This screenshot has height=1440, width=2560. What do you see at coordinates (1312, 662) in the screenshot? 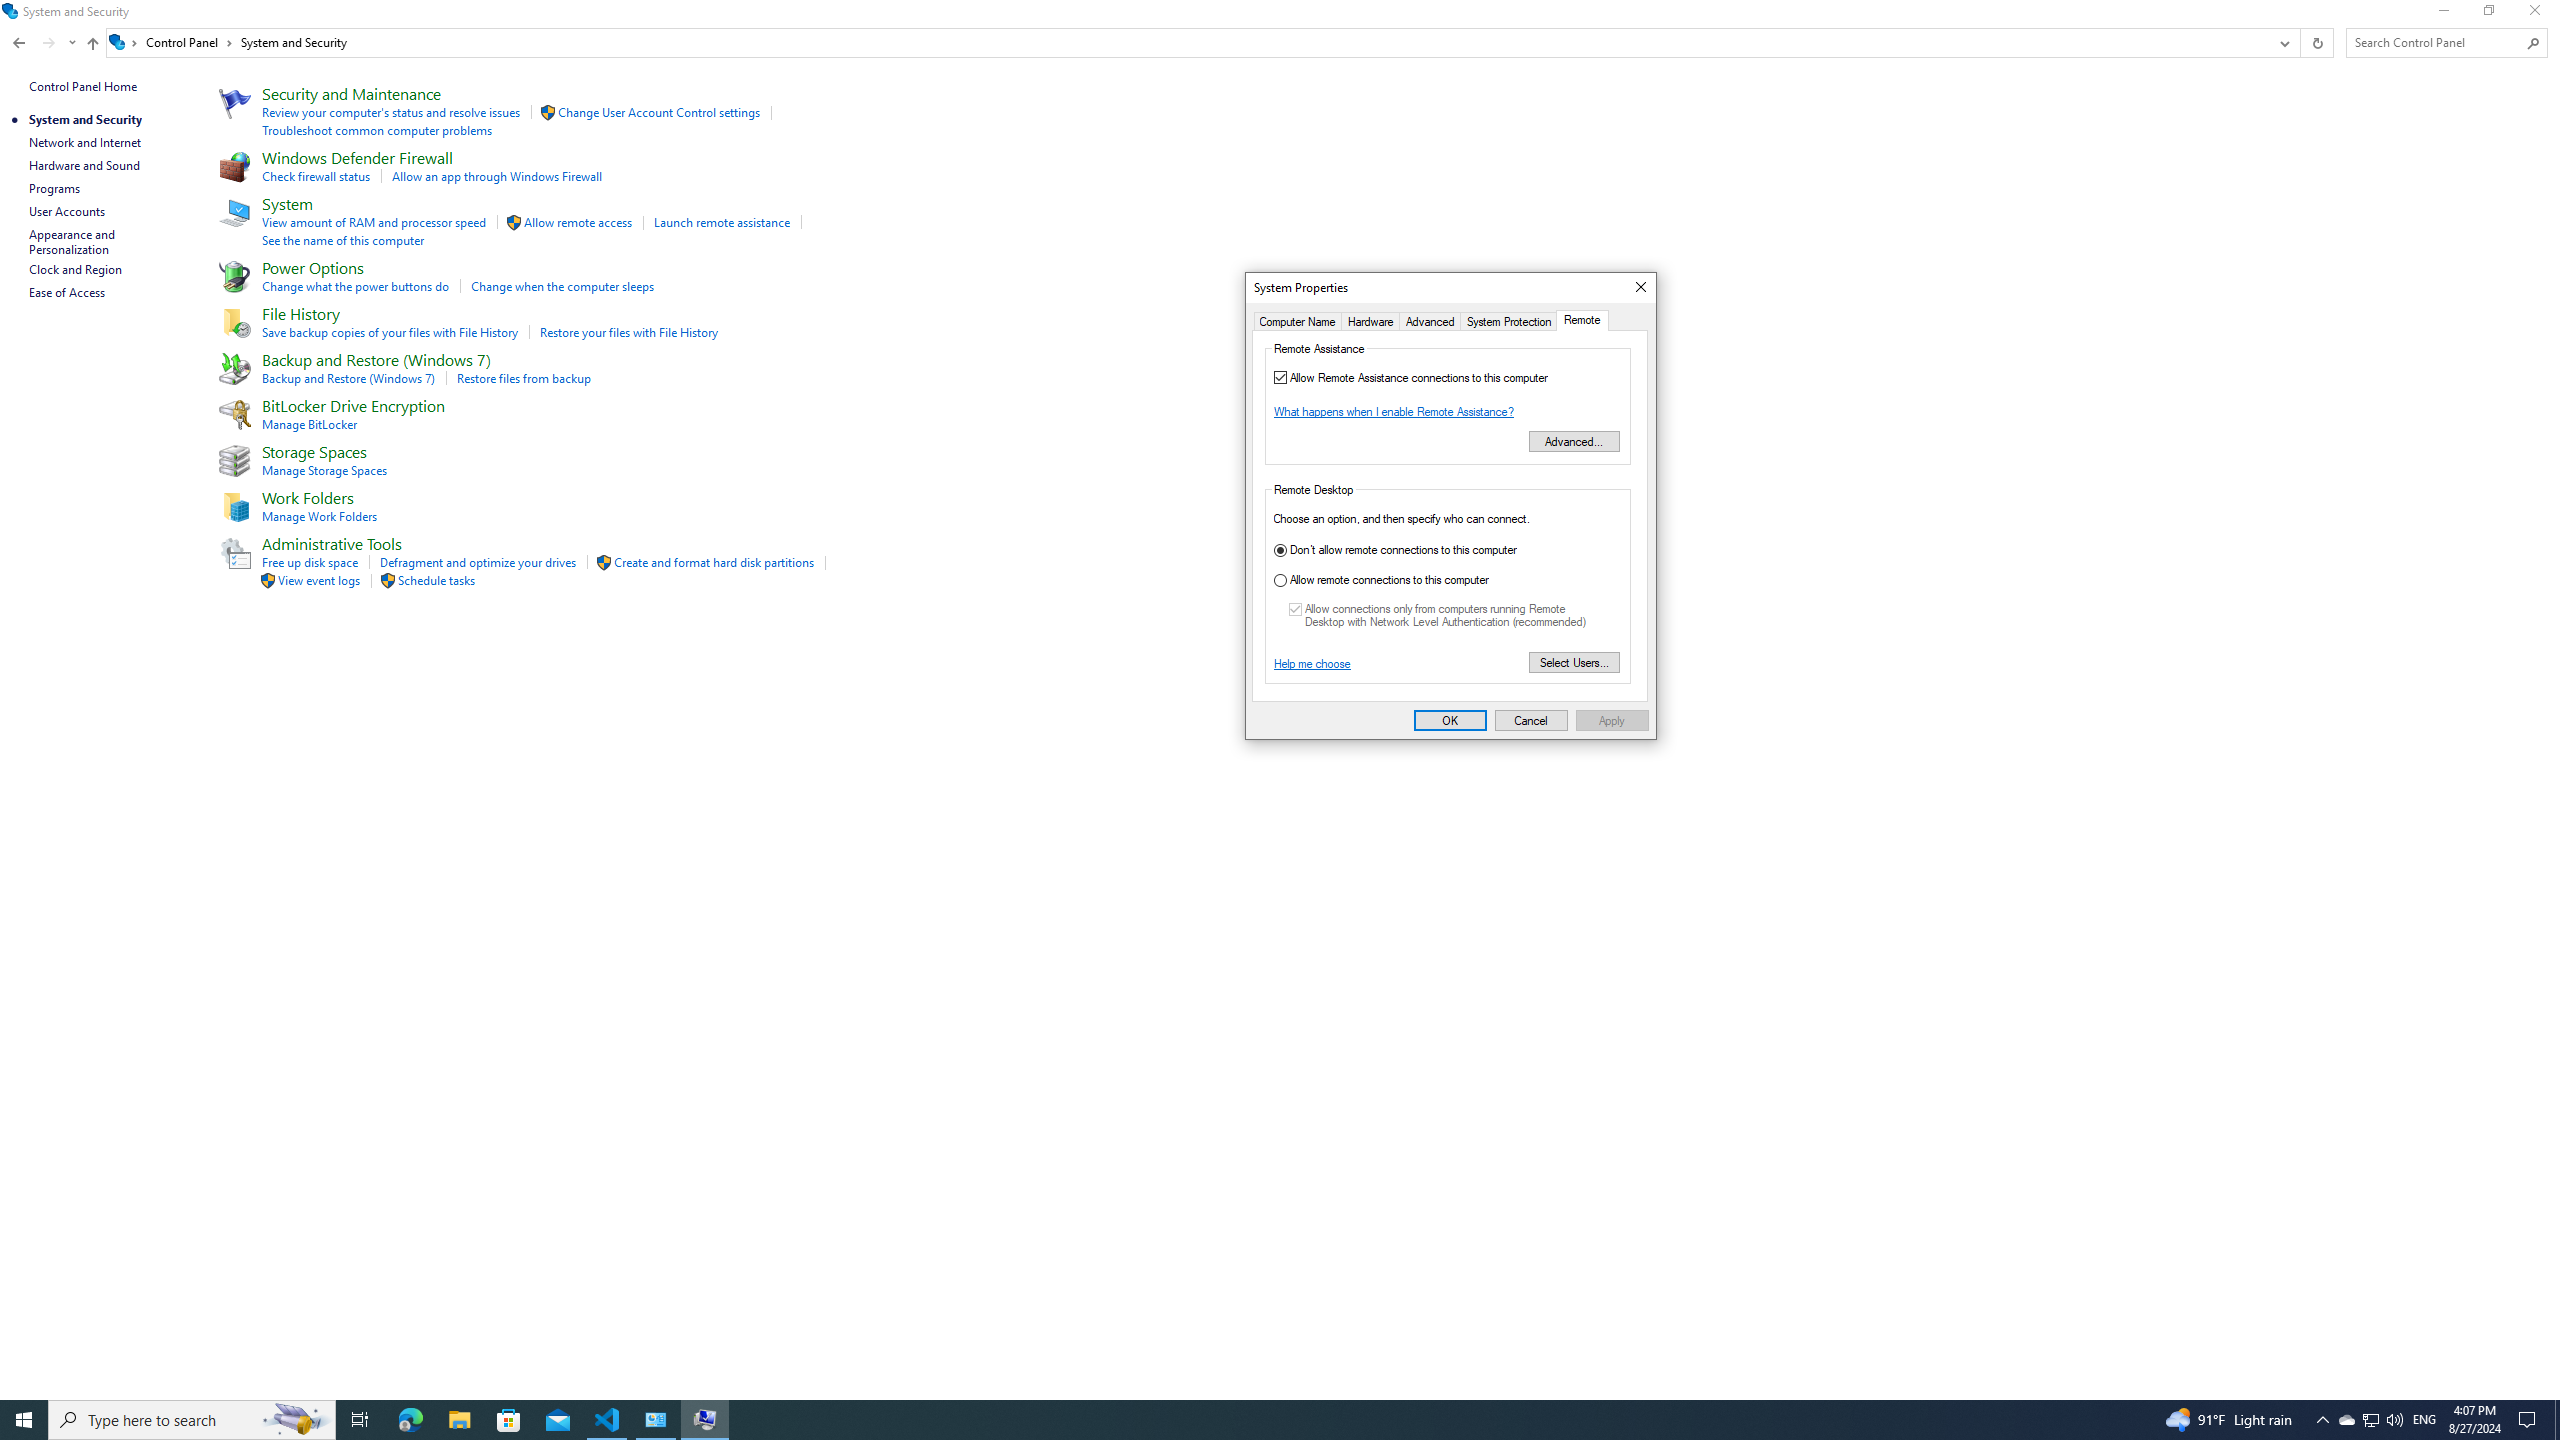
I see `'Help me choose'` at bounding box center [1312, 662].